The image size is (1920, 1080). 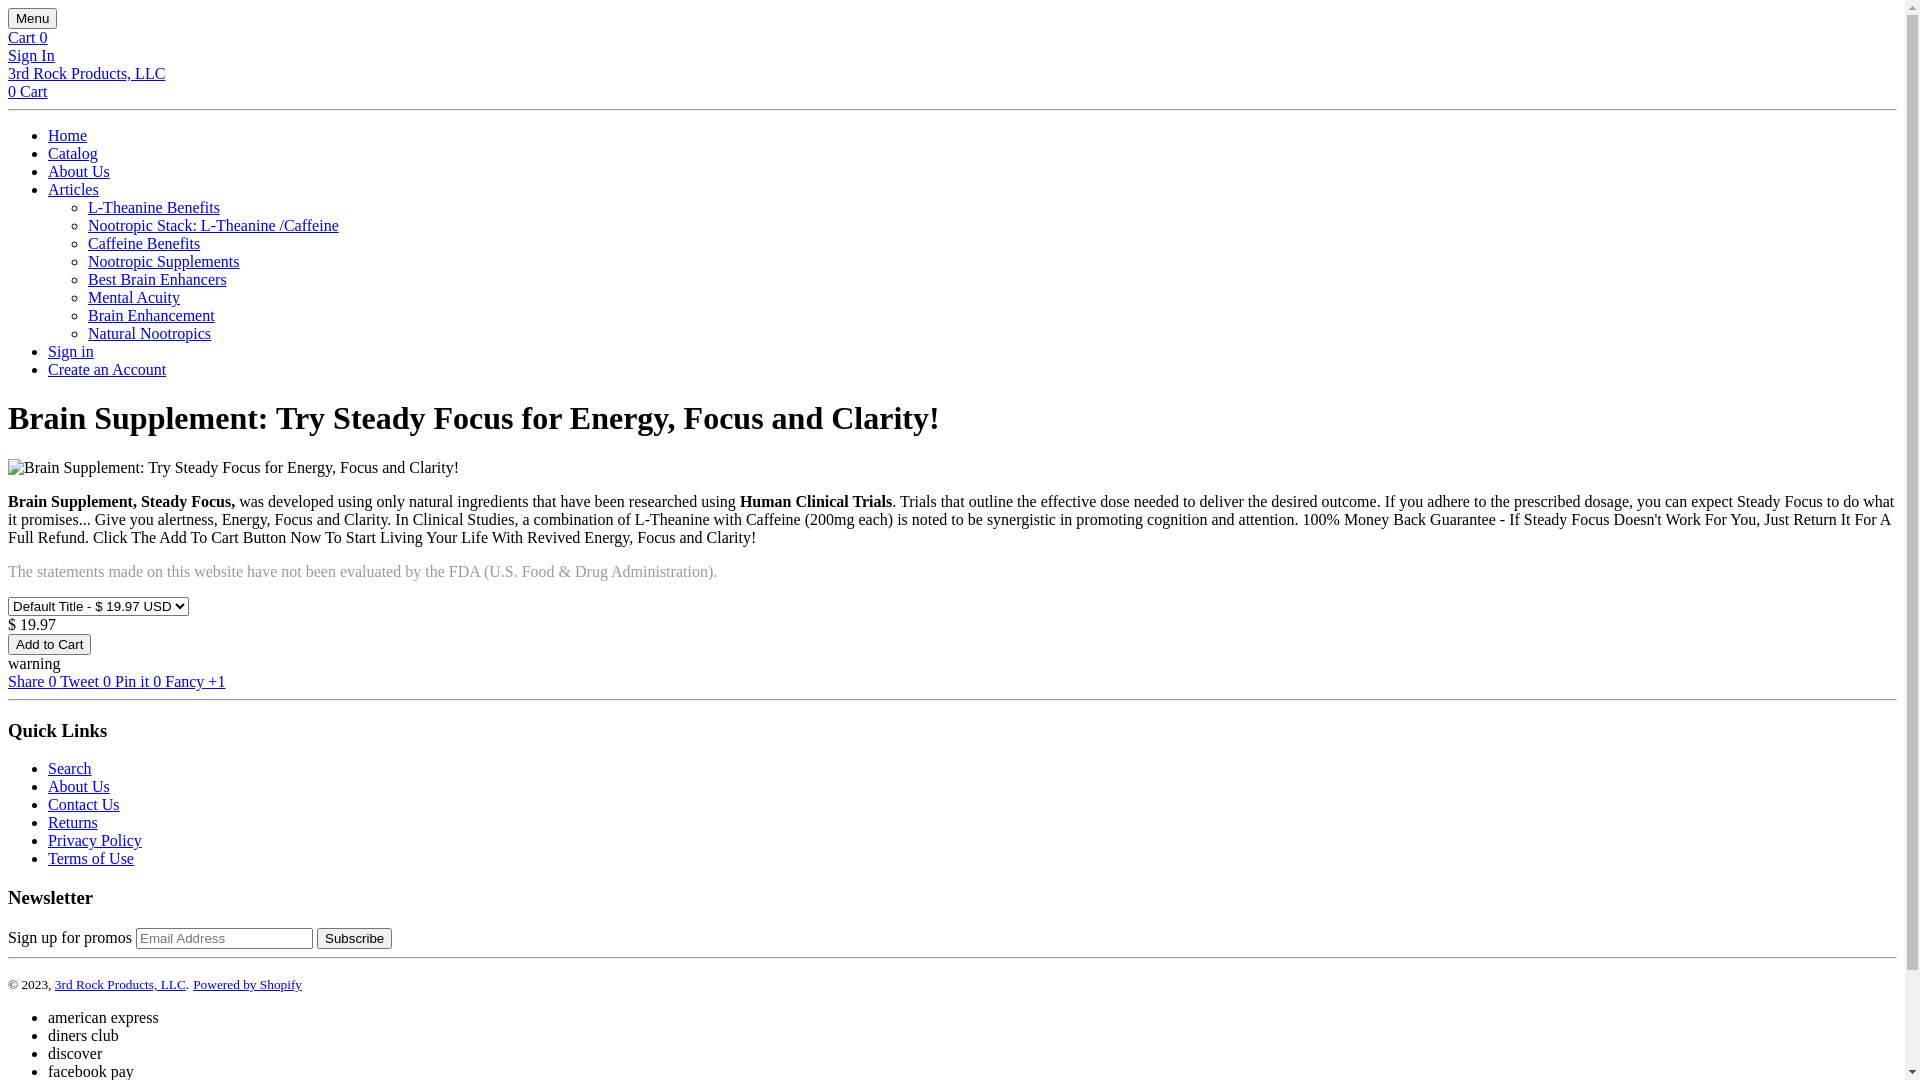 What do you see at coordinates (28, 37) in the screenshot?
I see `'Cart 0'` at bounding box center [28, 37].